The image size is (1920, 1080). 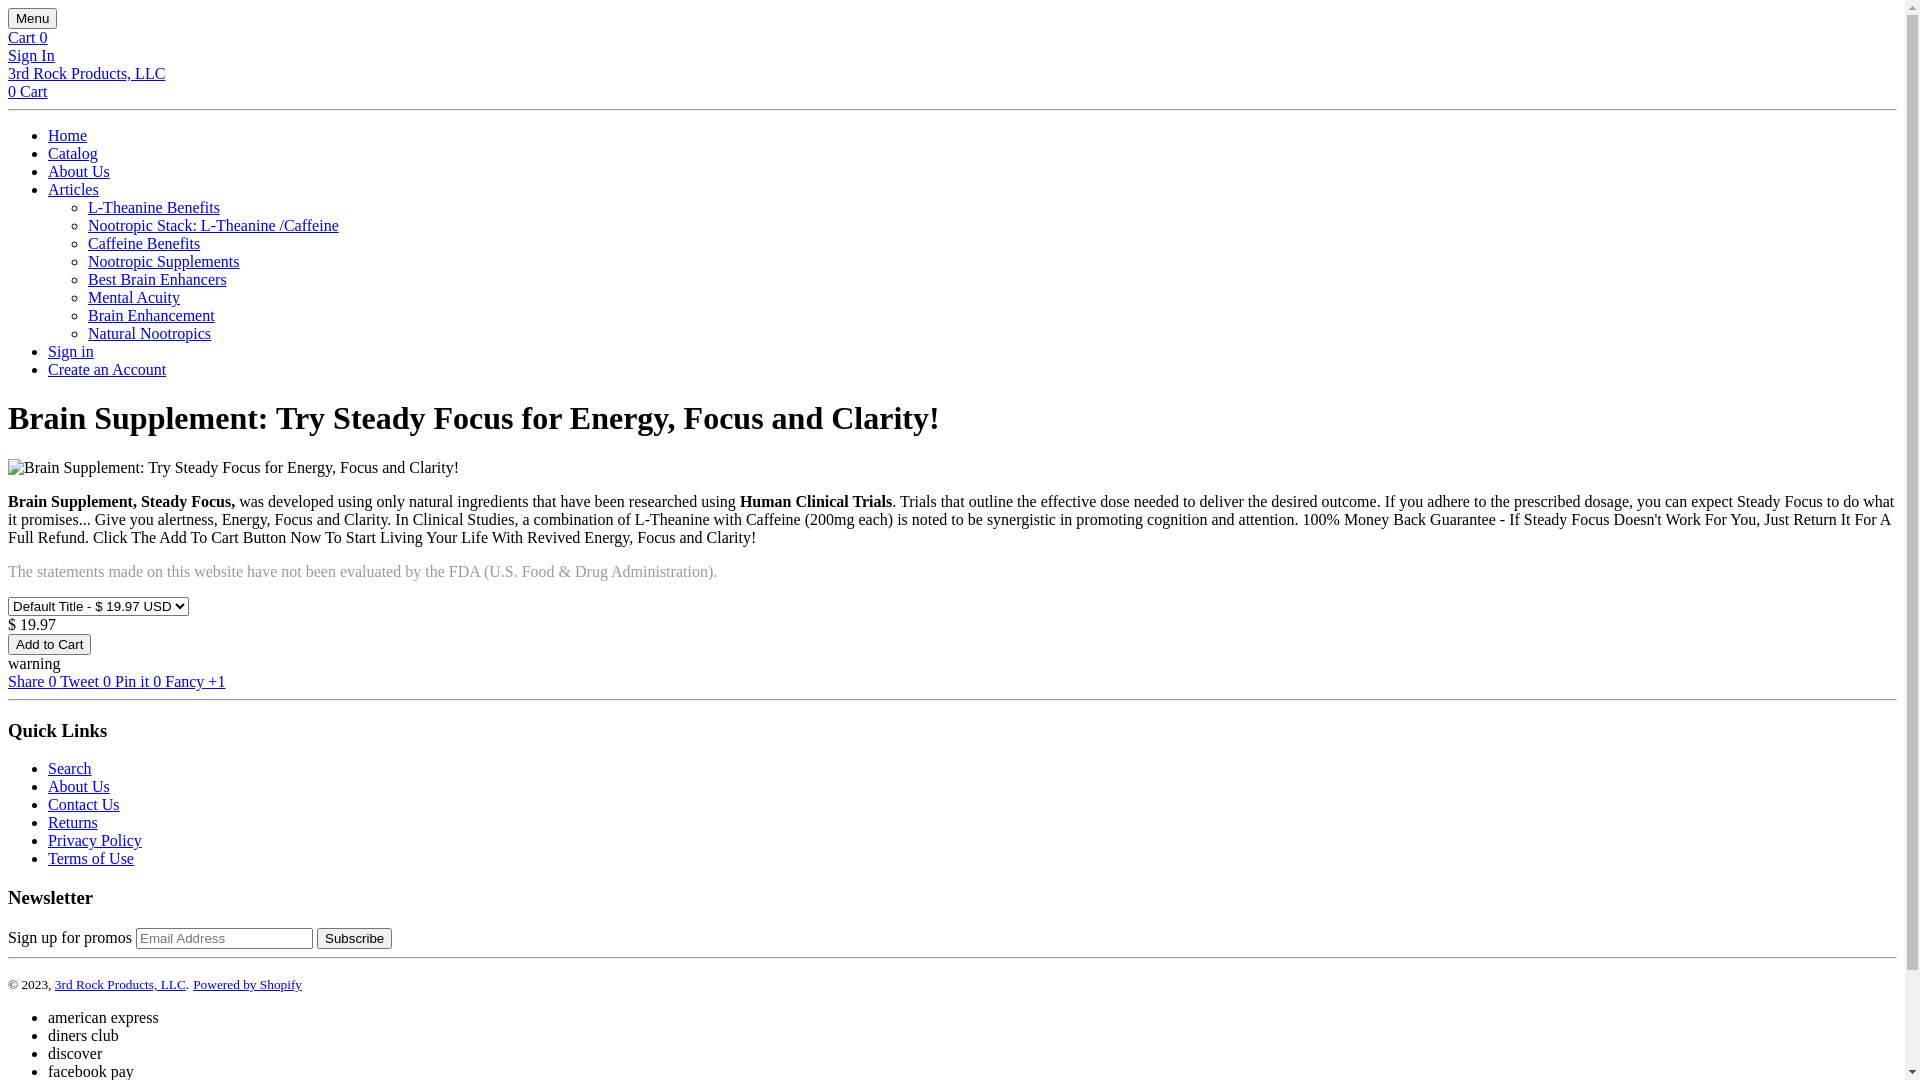 What do you see at coordinates (28, 37) in the screenshot?
I see `'Cart 0'` at bounding box center [28, 37].